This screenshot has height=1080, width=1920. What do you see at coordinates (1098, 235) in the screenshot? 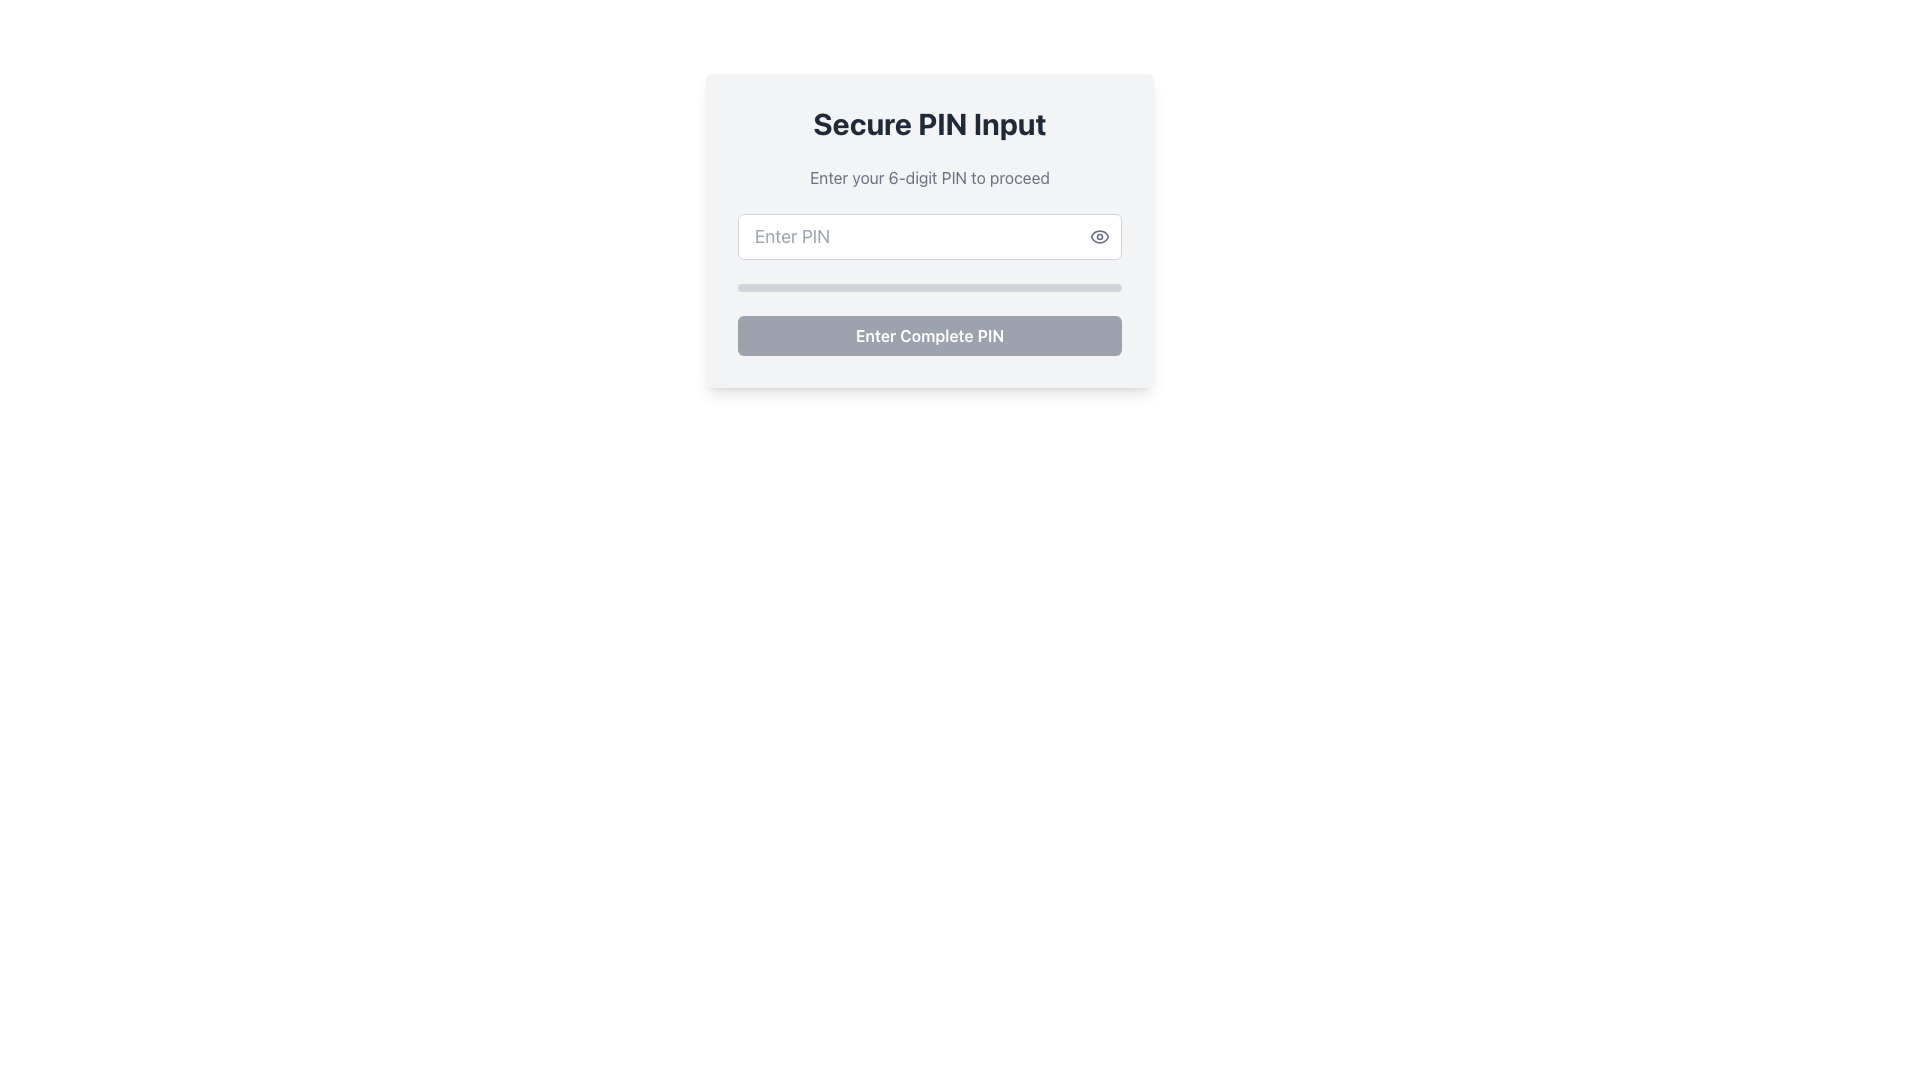
I see `the eye icon, which is a circular button with a smaller circle at its center, located to the right of the 'Enter PIN' input field` at bounding box center [1098, 235].